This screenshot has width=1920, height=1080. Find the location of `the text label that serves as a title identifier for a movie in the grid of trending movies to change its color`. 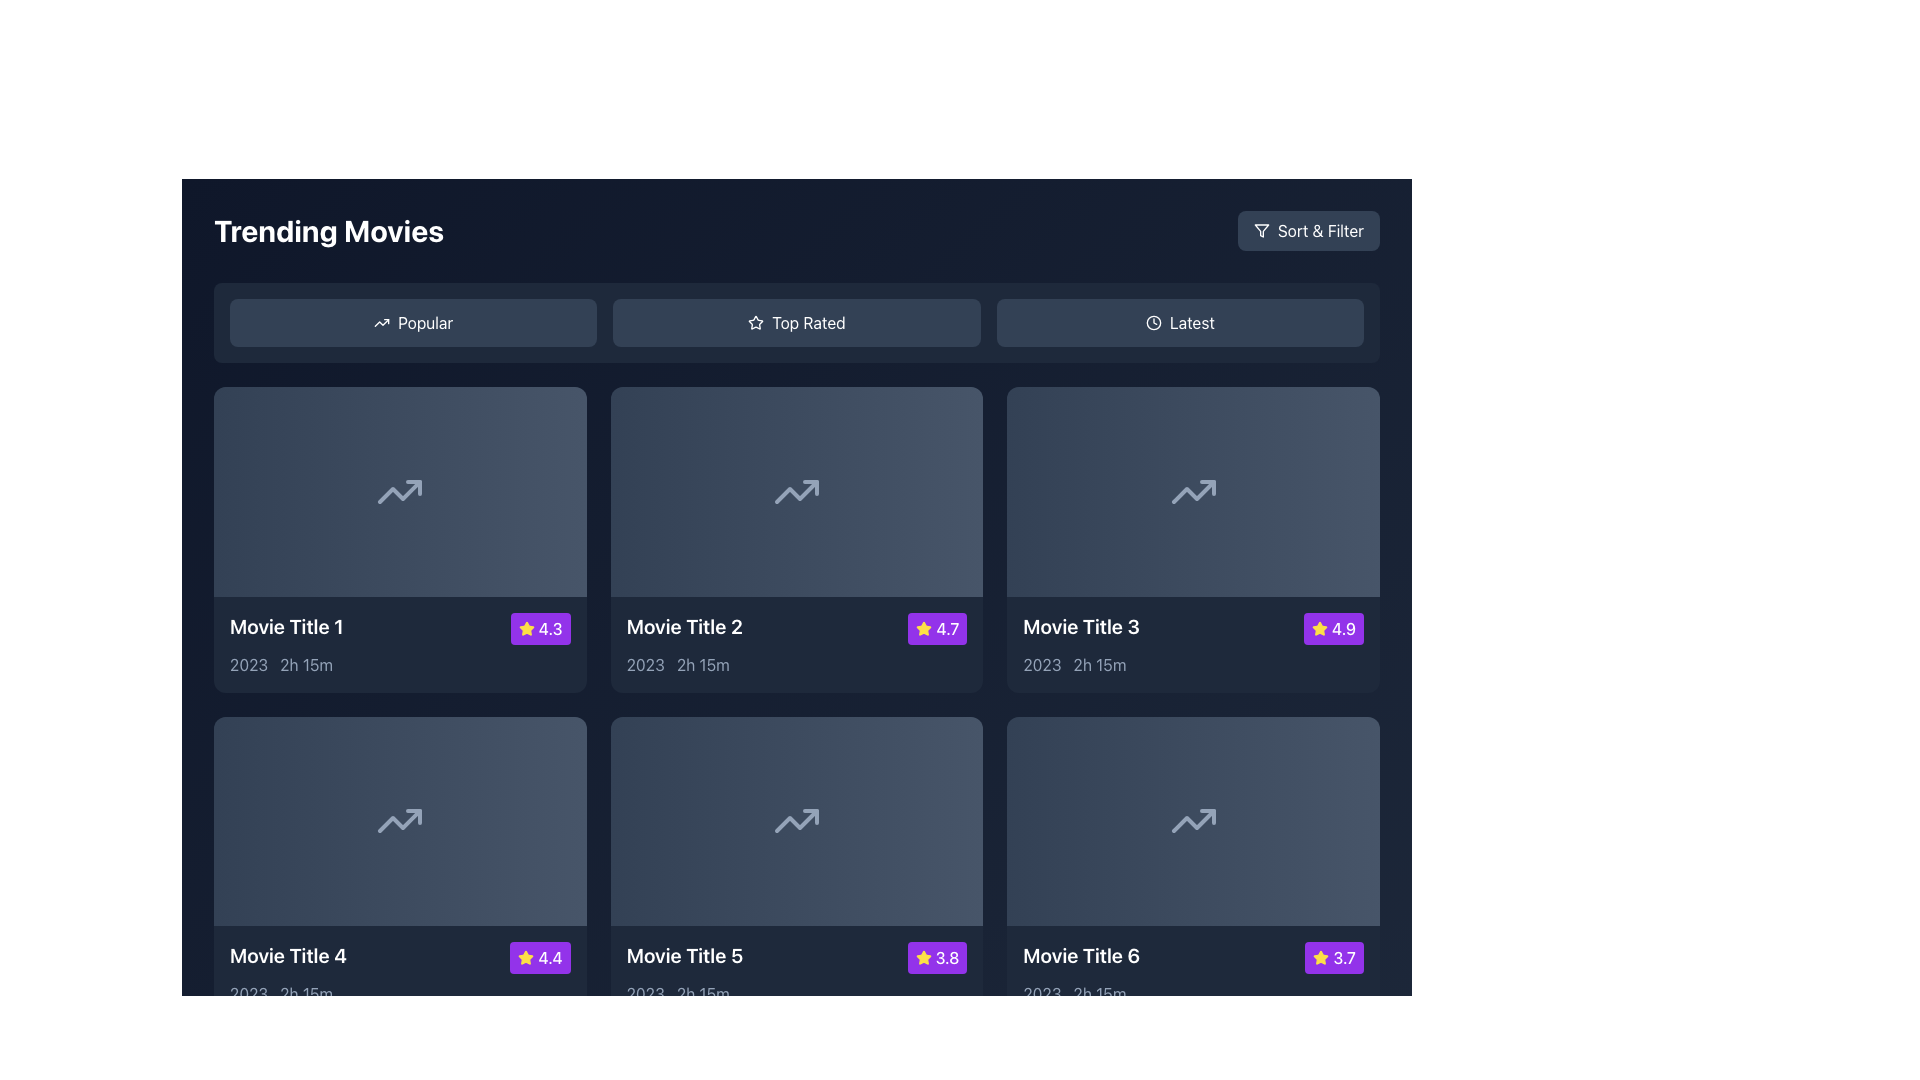

the text label that serves as a title identifier for a movie in the grid of trending movies to change its color is located at coordinates (285, 625).